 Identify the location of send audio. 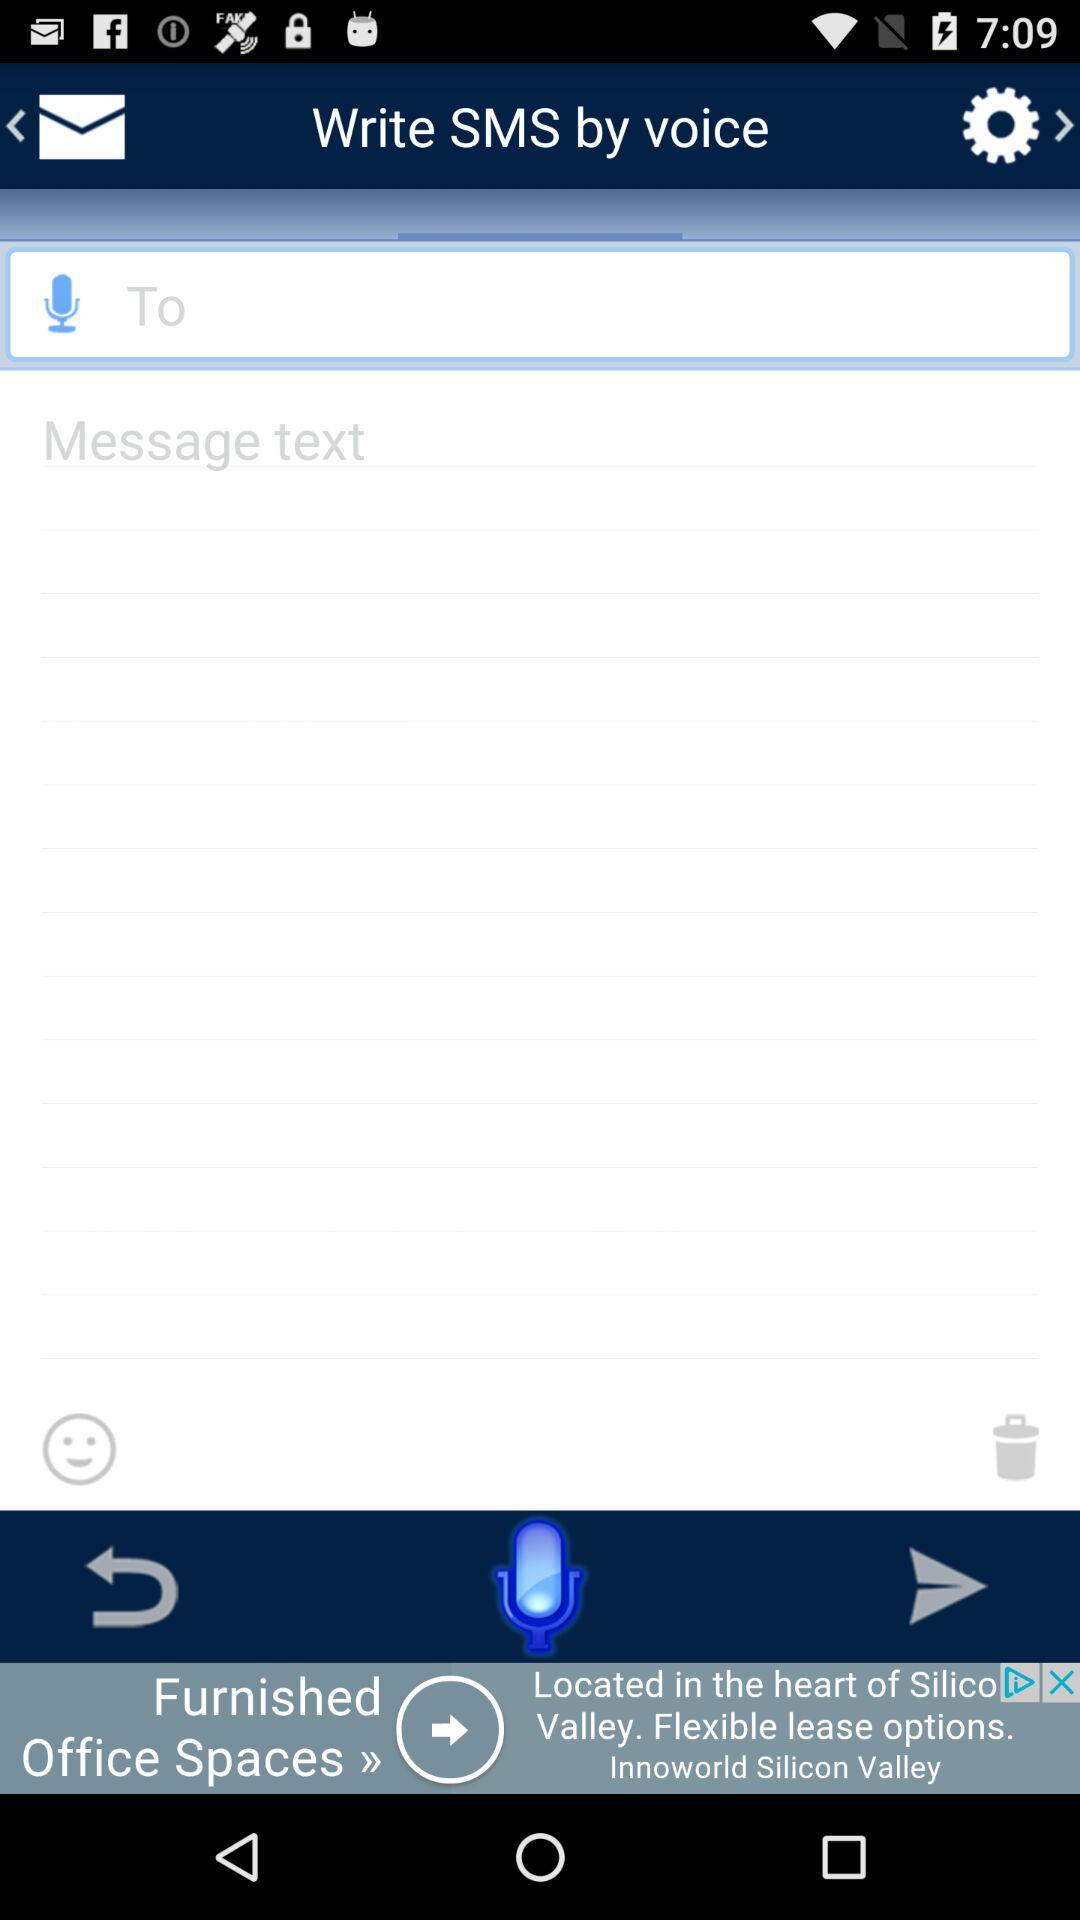
(61, 303).